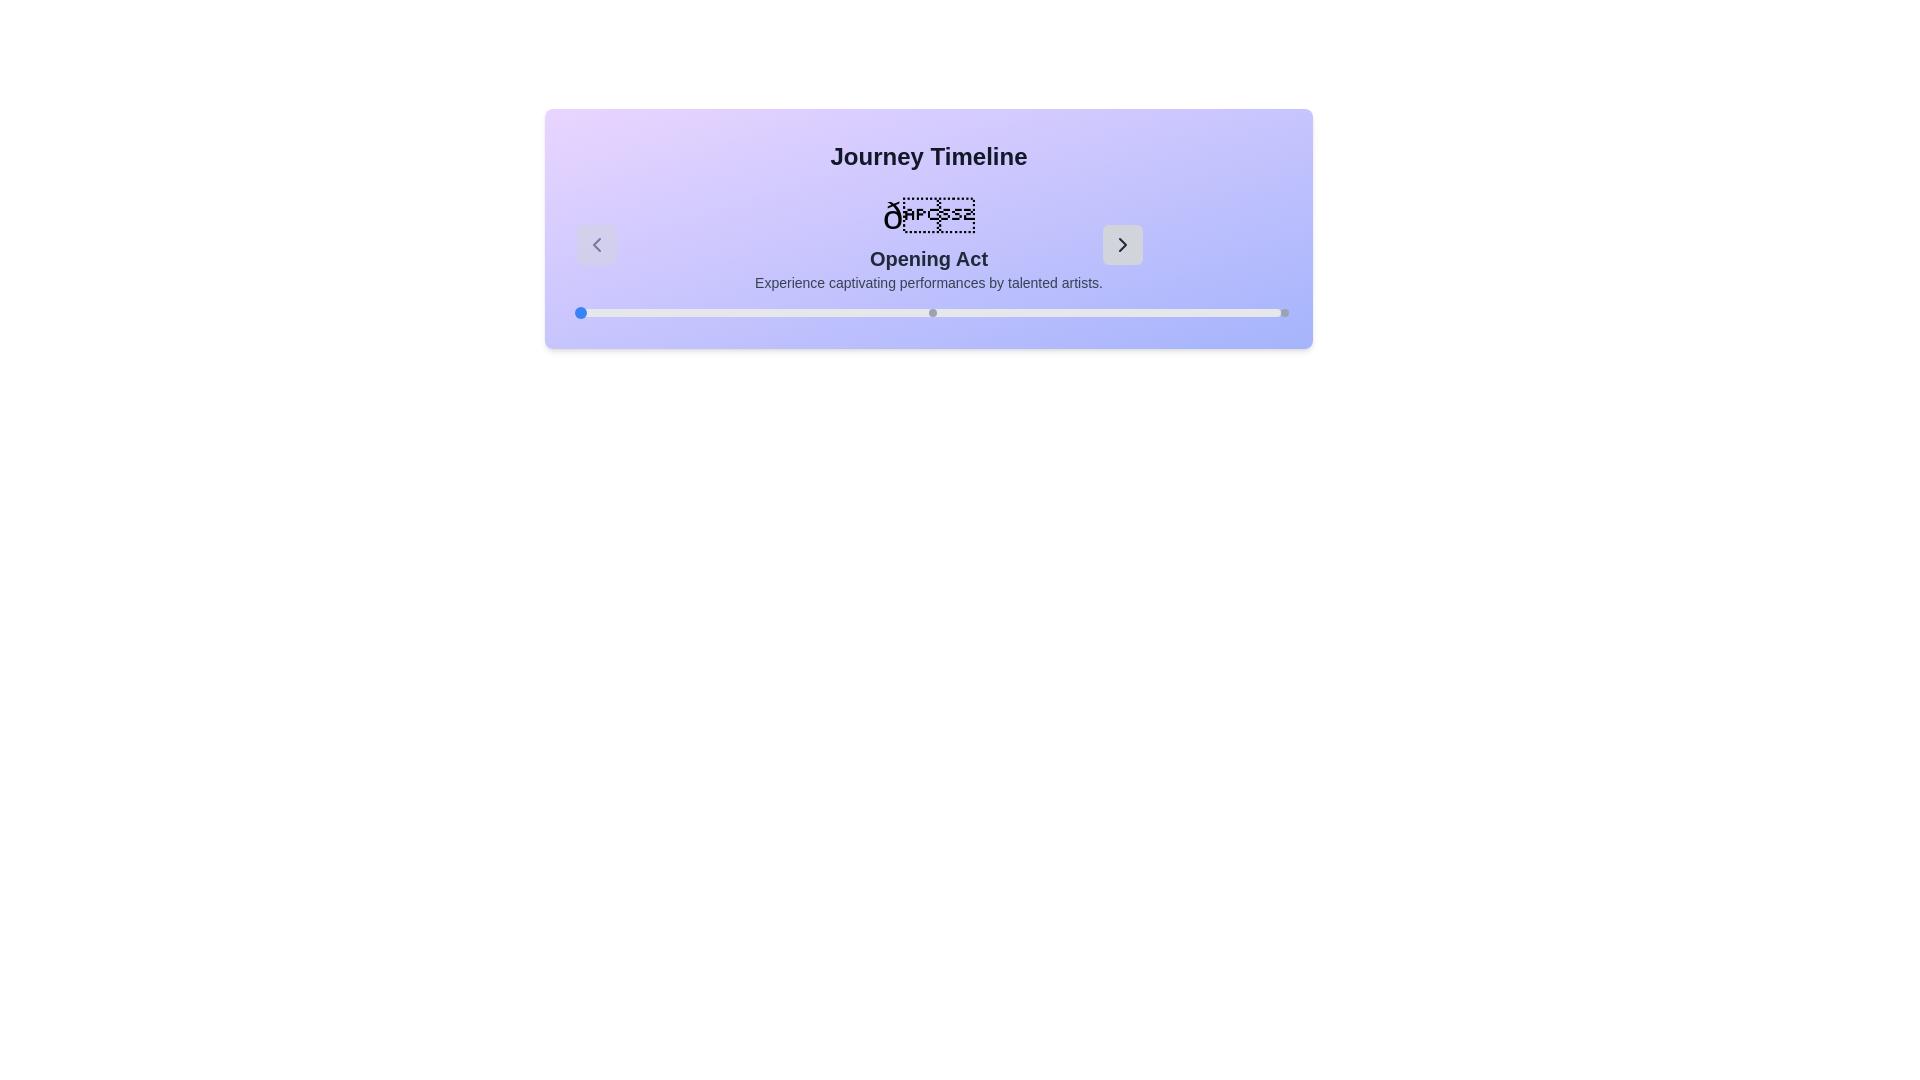  What do you see at coordinates (1054, 312) in the screenshot?
I see `the slider position` at bounding box center [1054, 312].